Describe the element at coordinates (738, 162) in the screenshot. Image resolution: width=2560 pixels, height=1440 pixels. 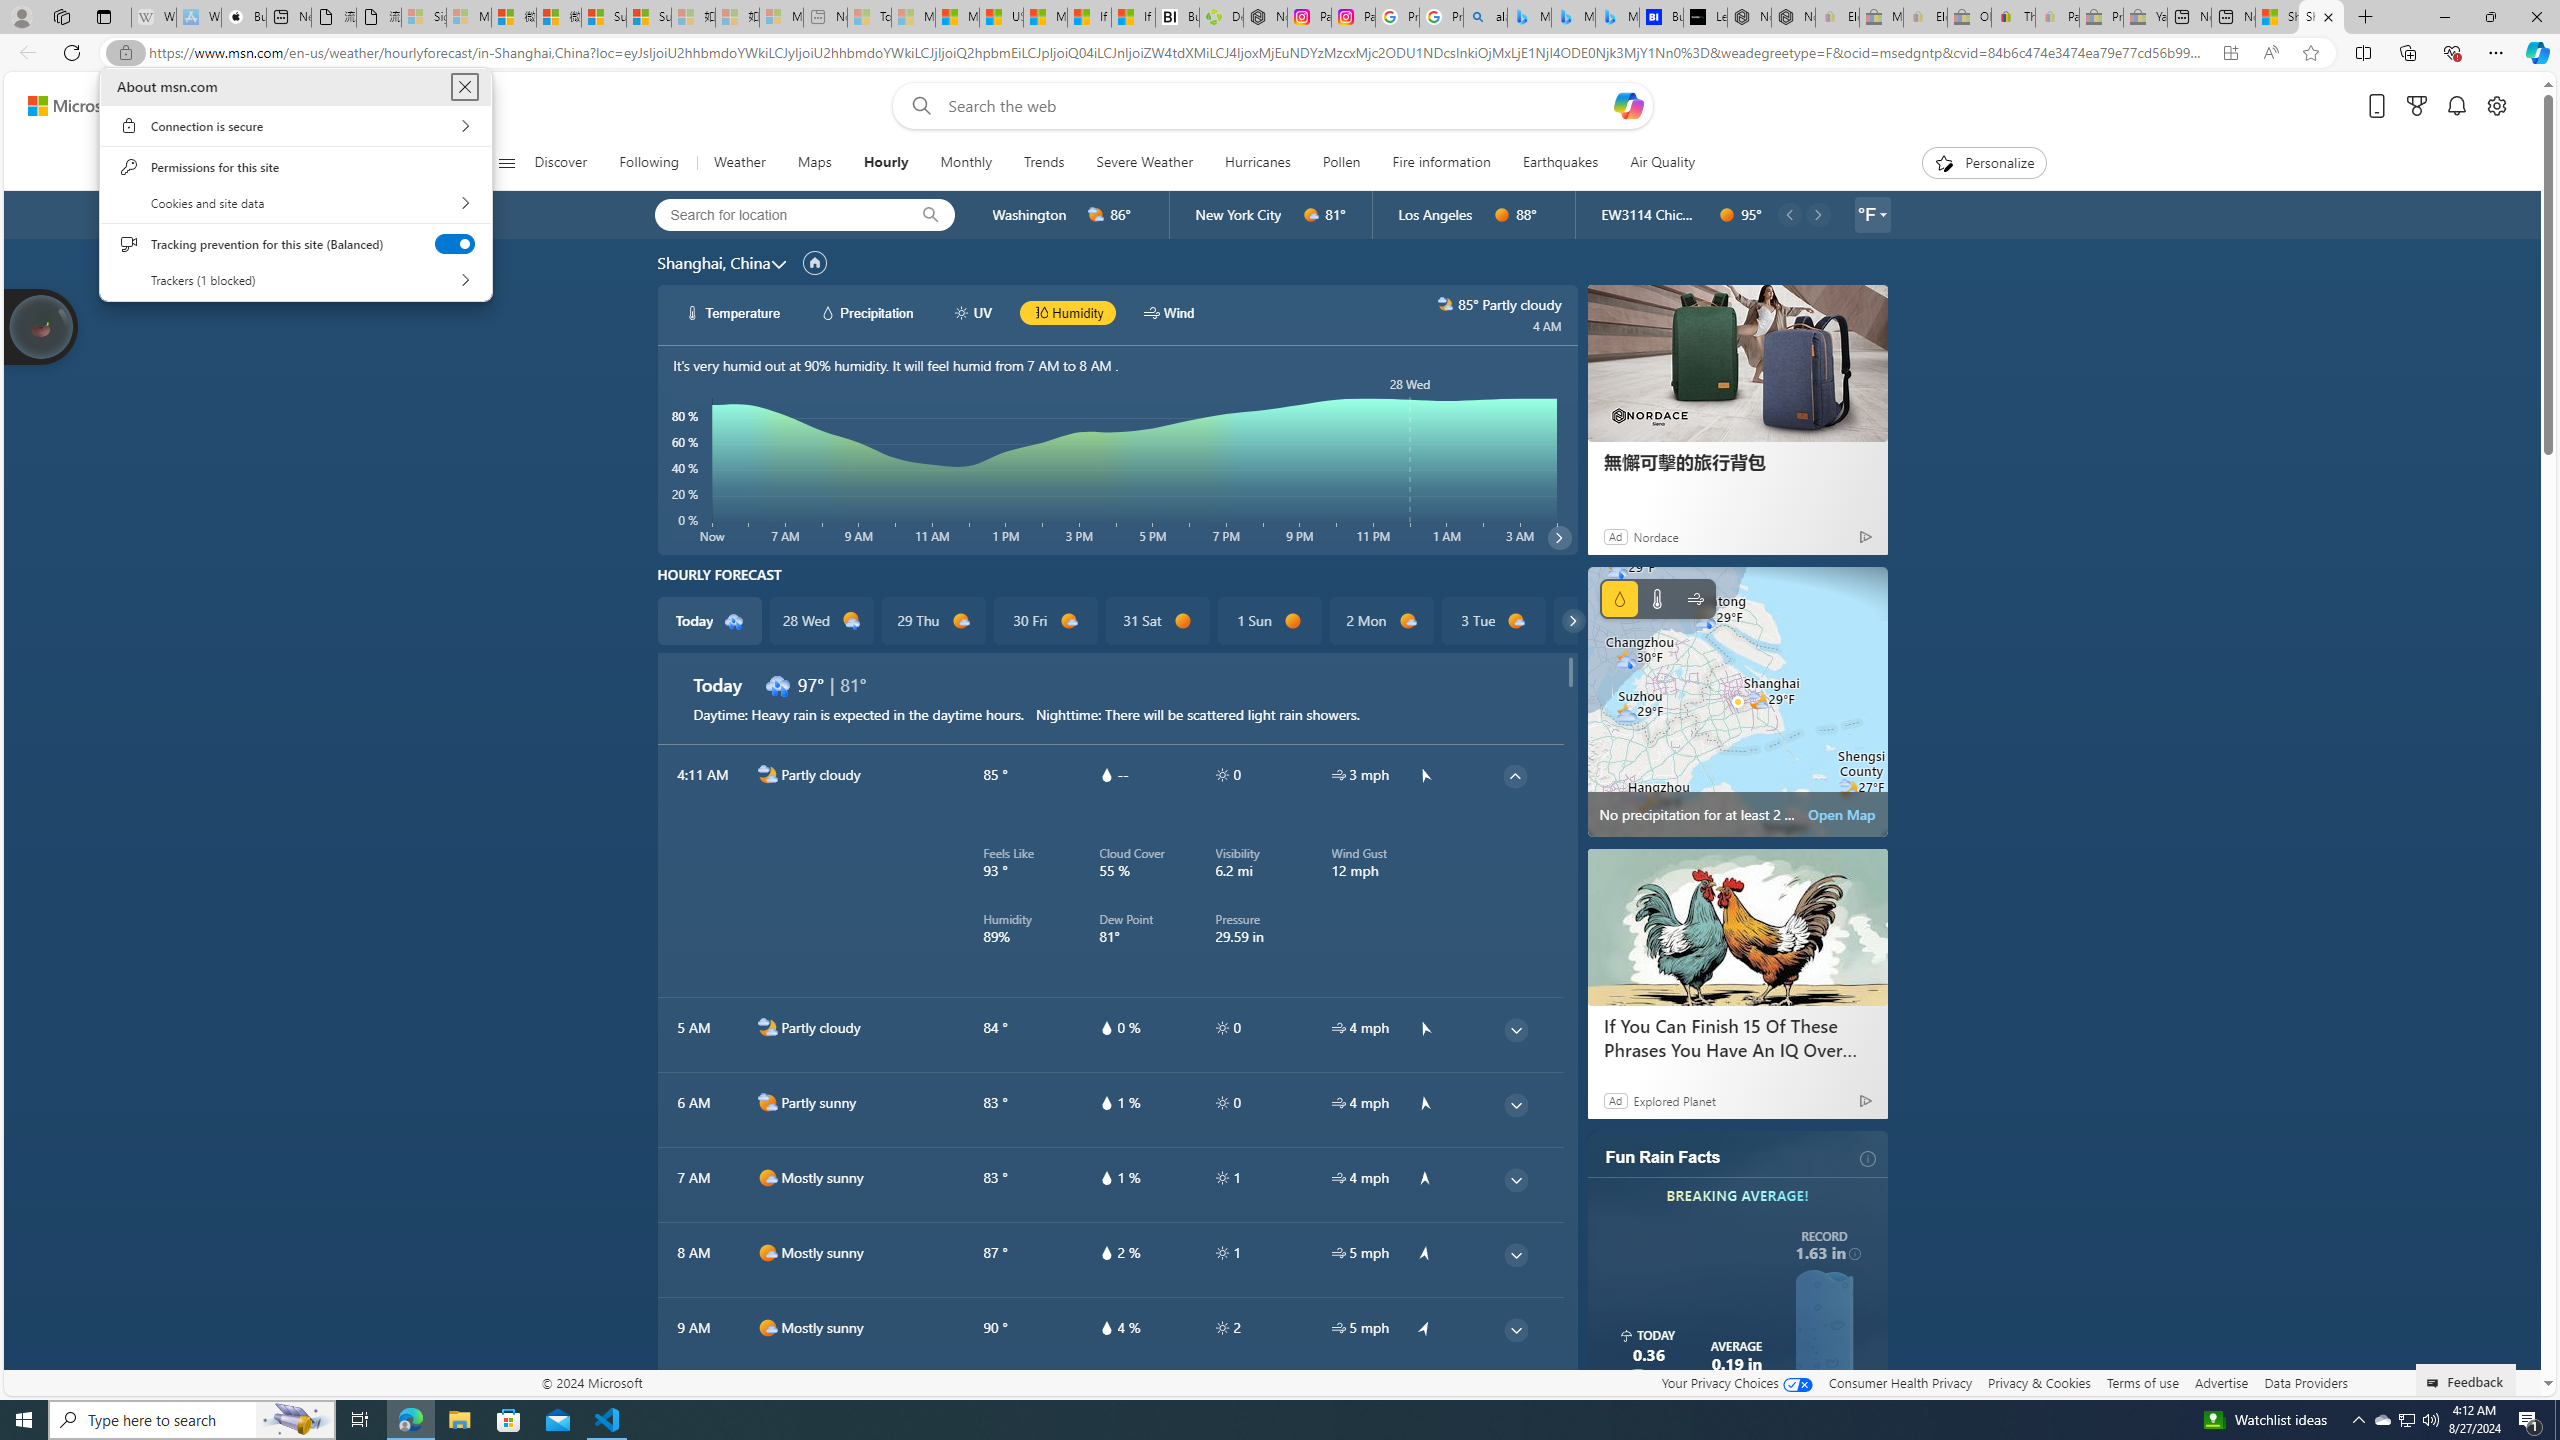
I see `'Weather'` at that location.